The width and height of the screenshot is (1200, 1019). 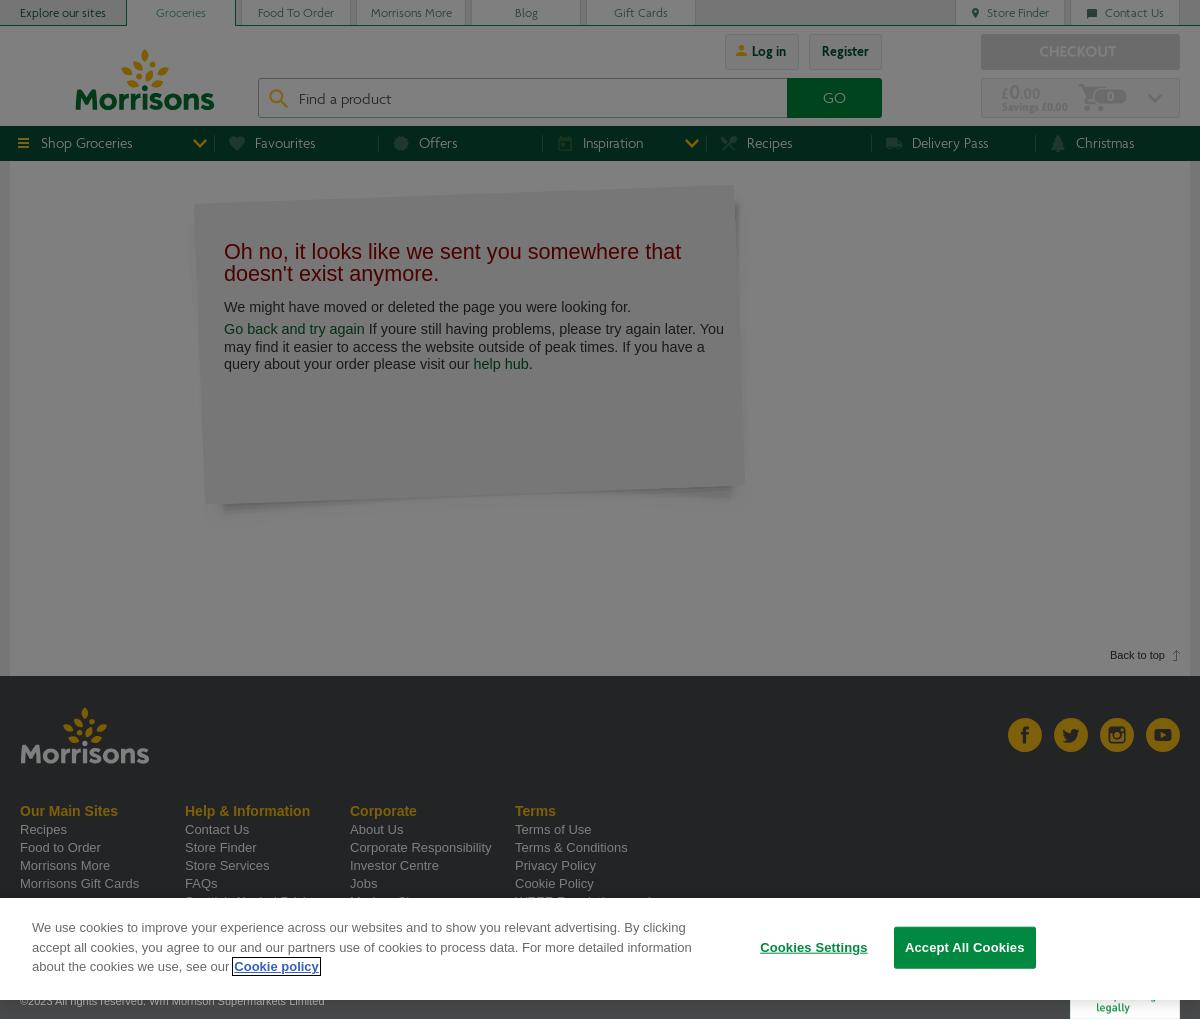 I want to click on 'Register', so click(x=844, y=51).